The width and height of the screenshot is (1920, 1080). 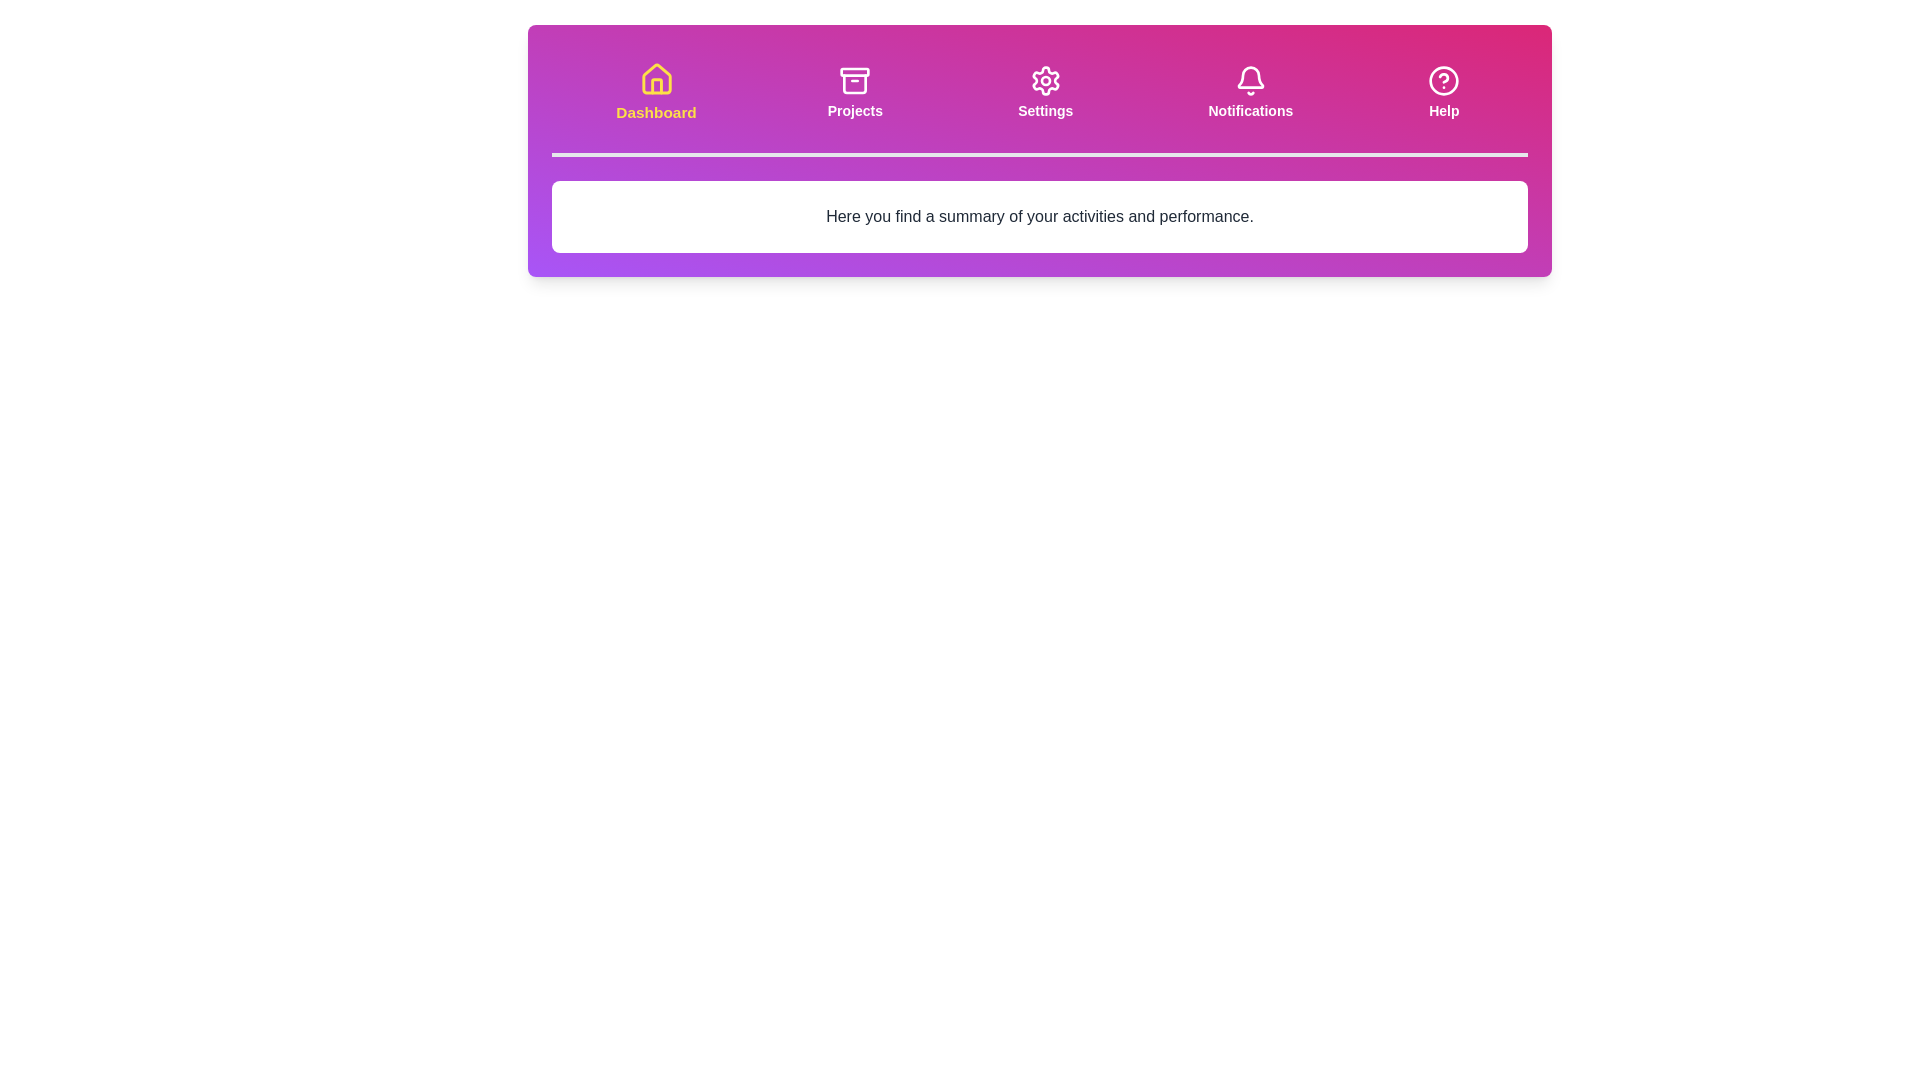 I want to click on the tab titled 'Settings' to observe its icon and title, so click(x=1045, y=92).